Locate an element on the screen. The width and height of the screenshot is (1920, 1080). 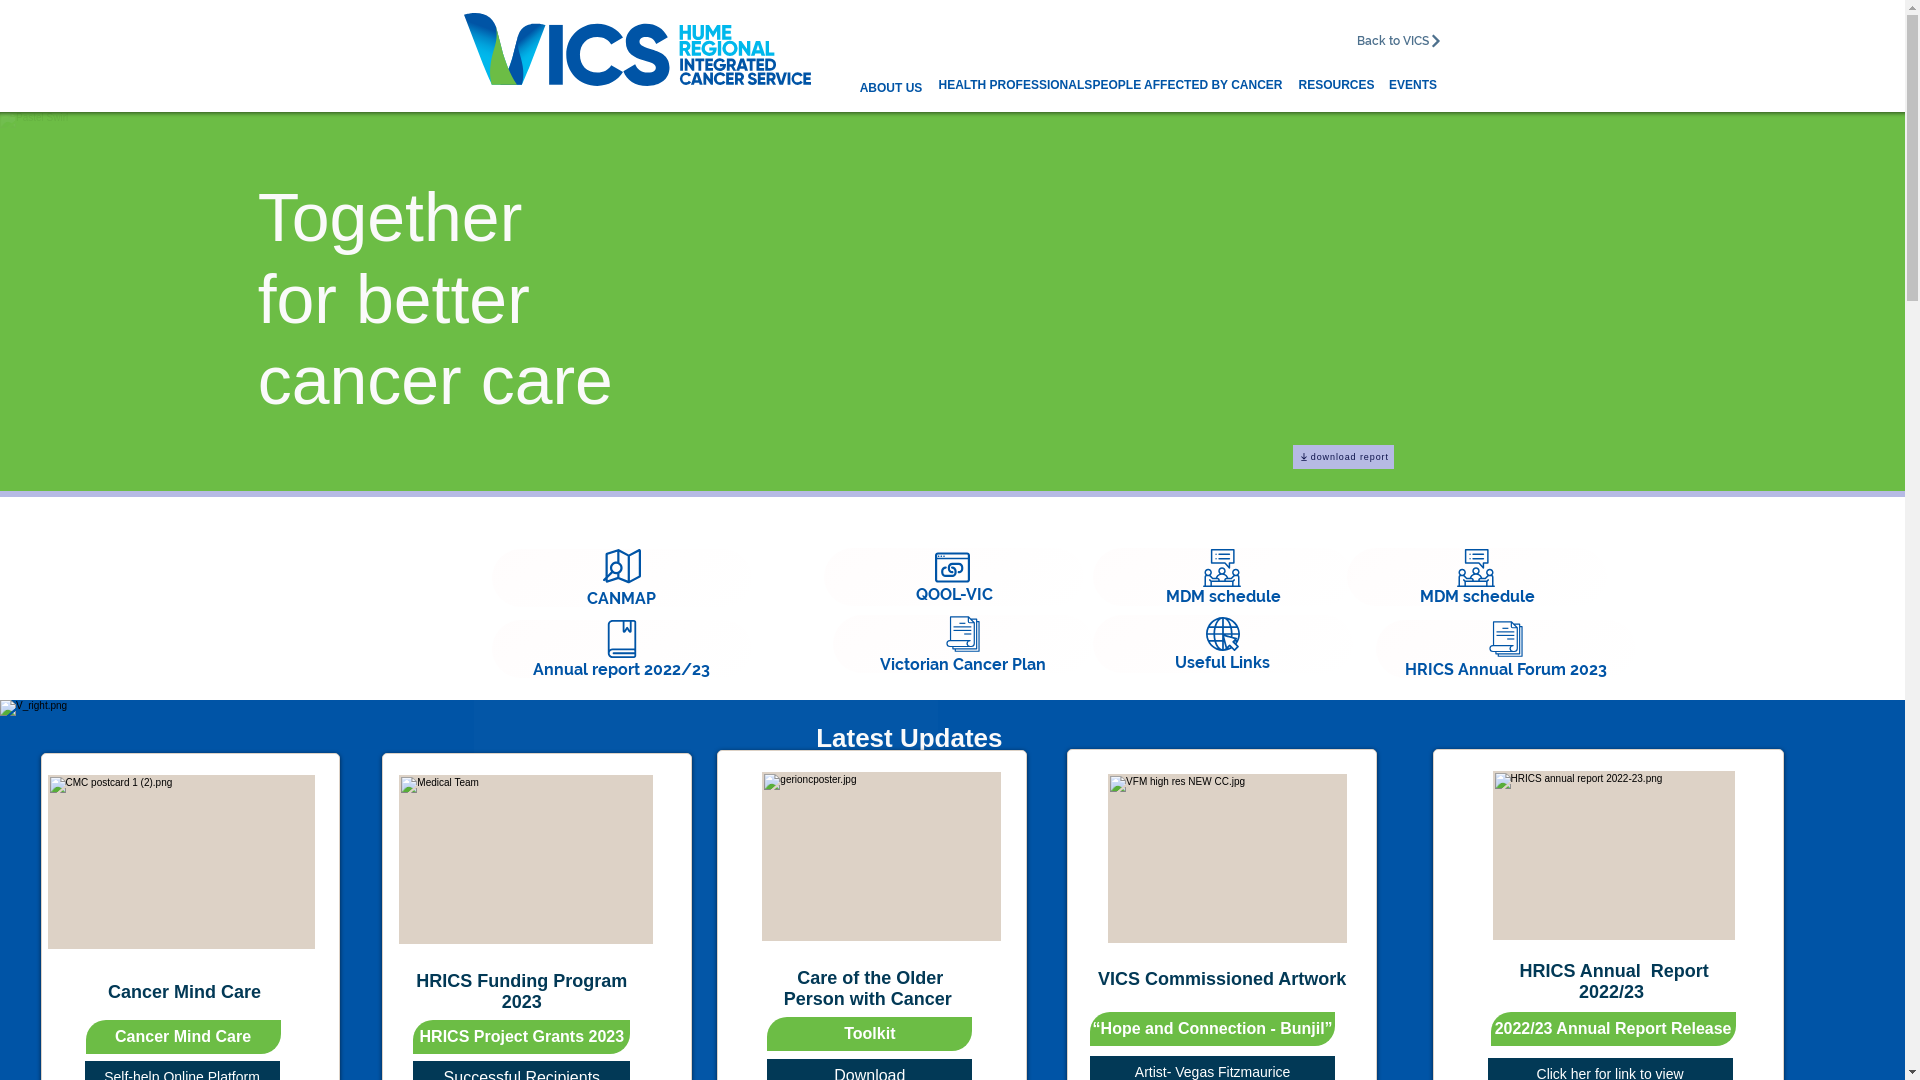
'download report' is located at coordinates (1343, 456).